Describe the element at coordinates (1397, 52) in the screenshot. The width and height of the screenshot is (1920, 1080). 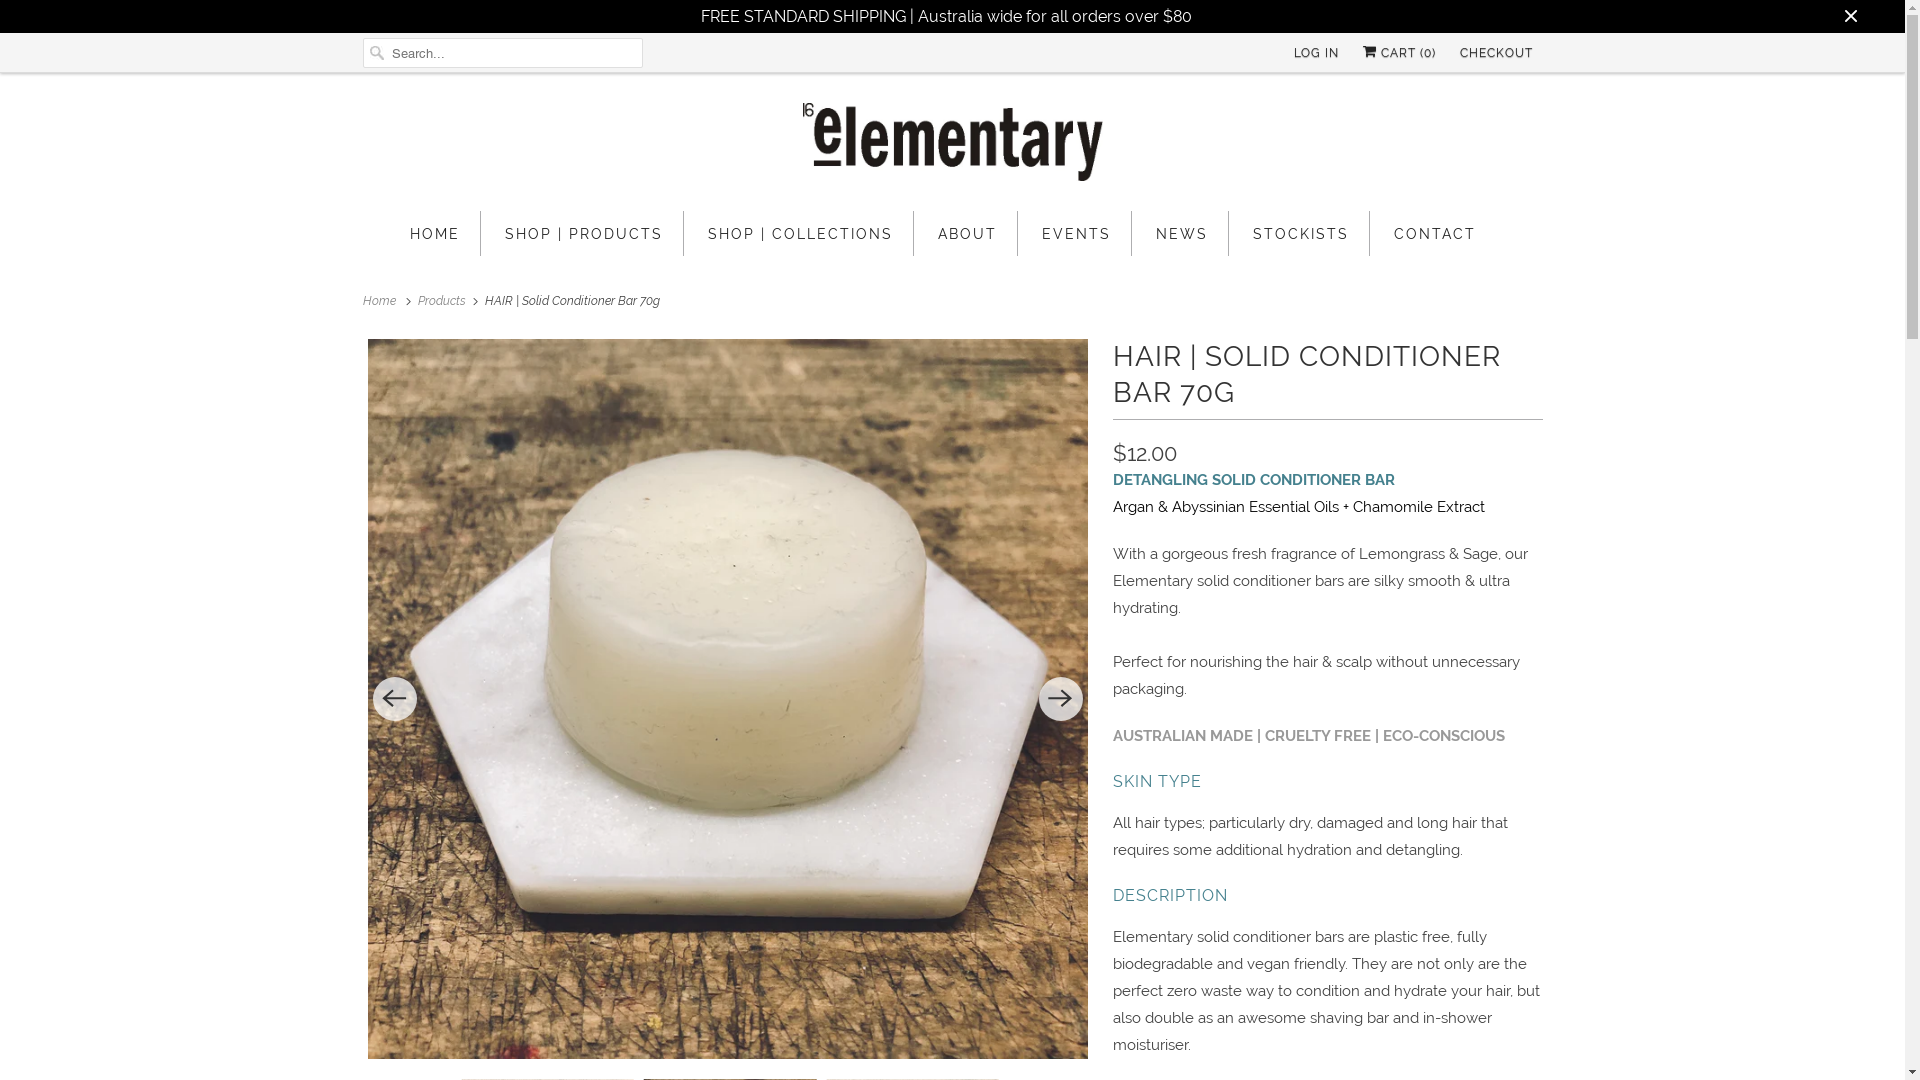
I see `'CART (0)'` at that location.